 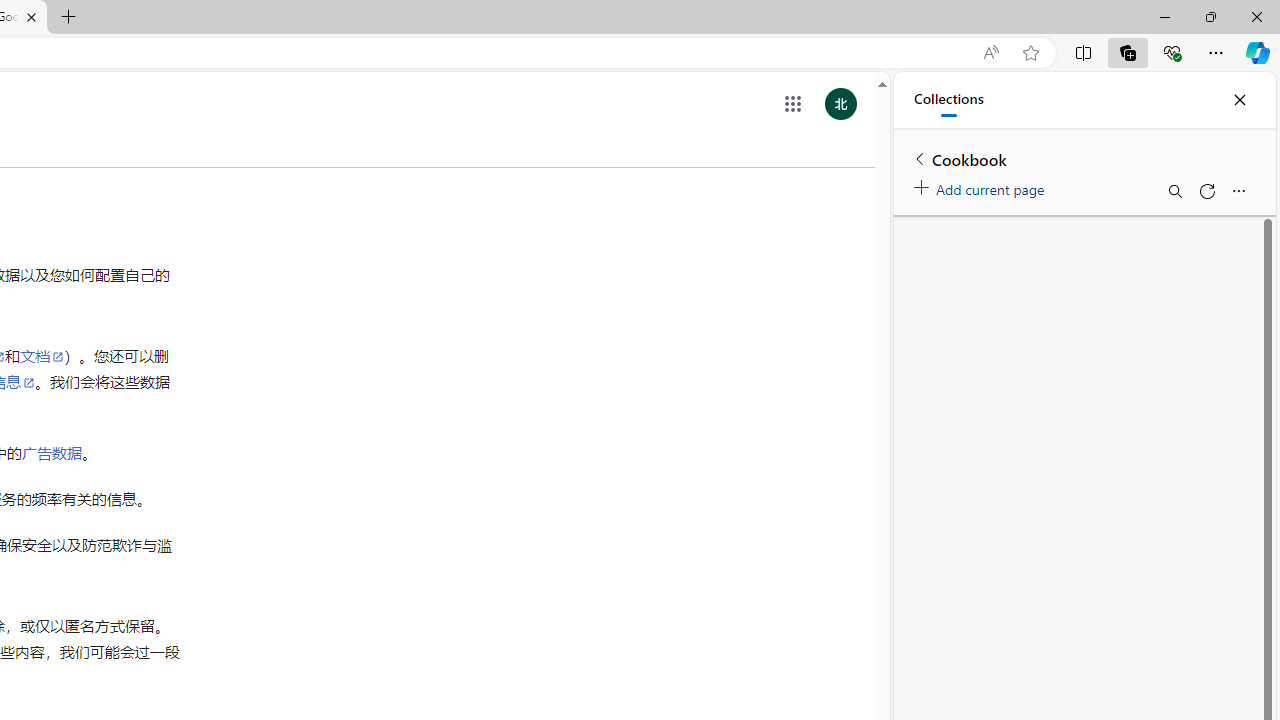 What do you see at coordinates (1237, 191) in the screenshot?
I see `'More options menu'` at bounding box center [1237, 191].